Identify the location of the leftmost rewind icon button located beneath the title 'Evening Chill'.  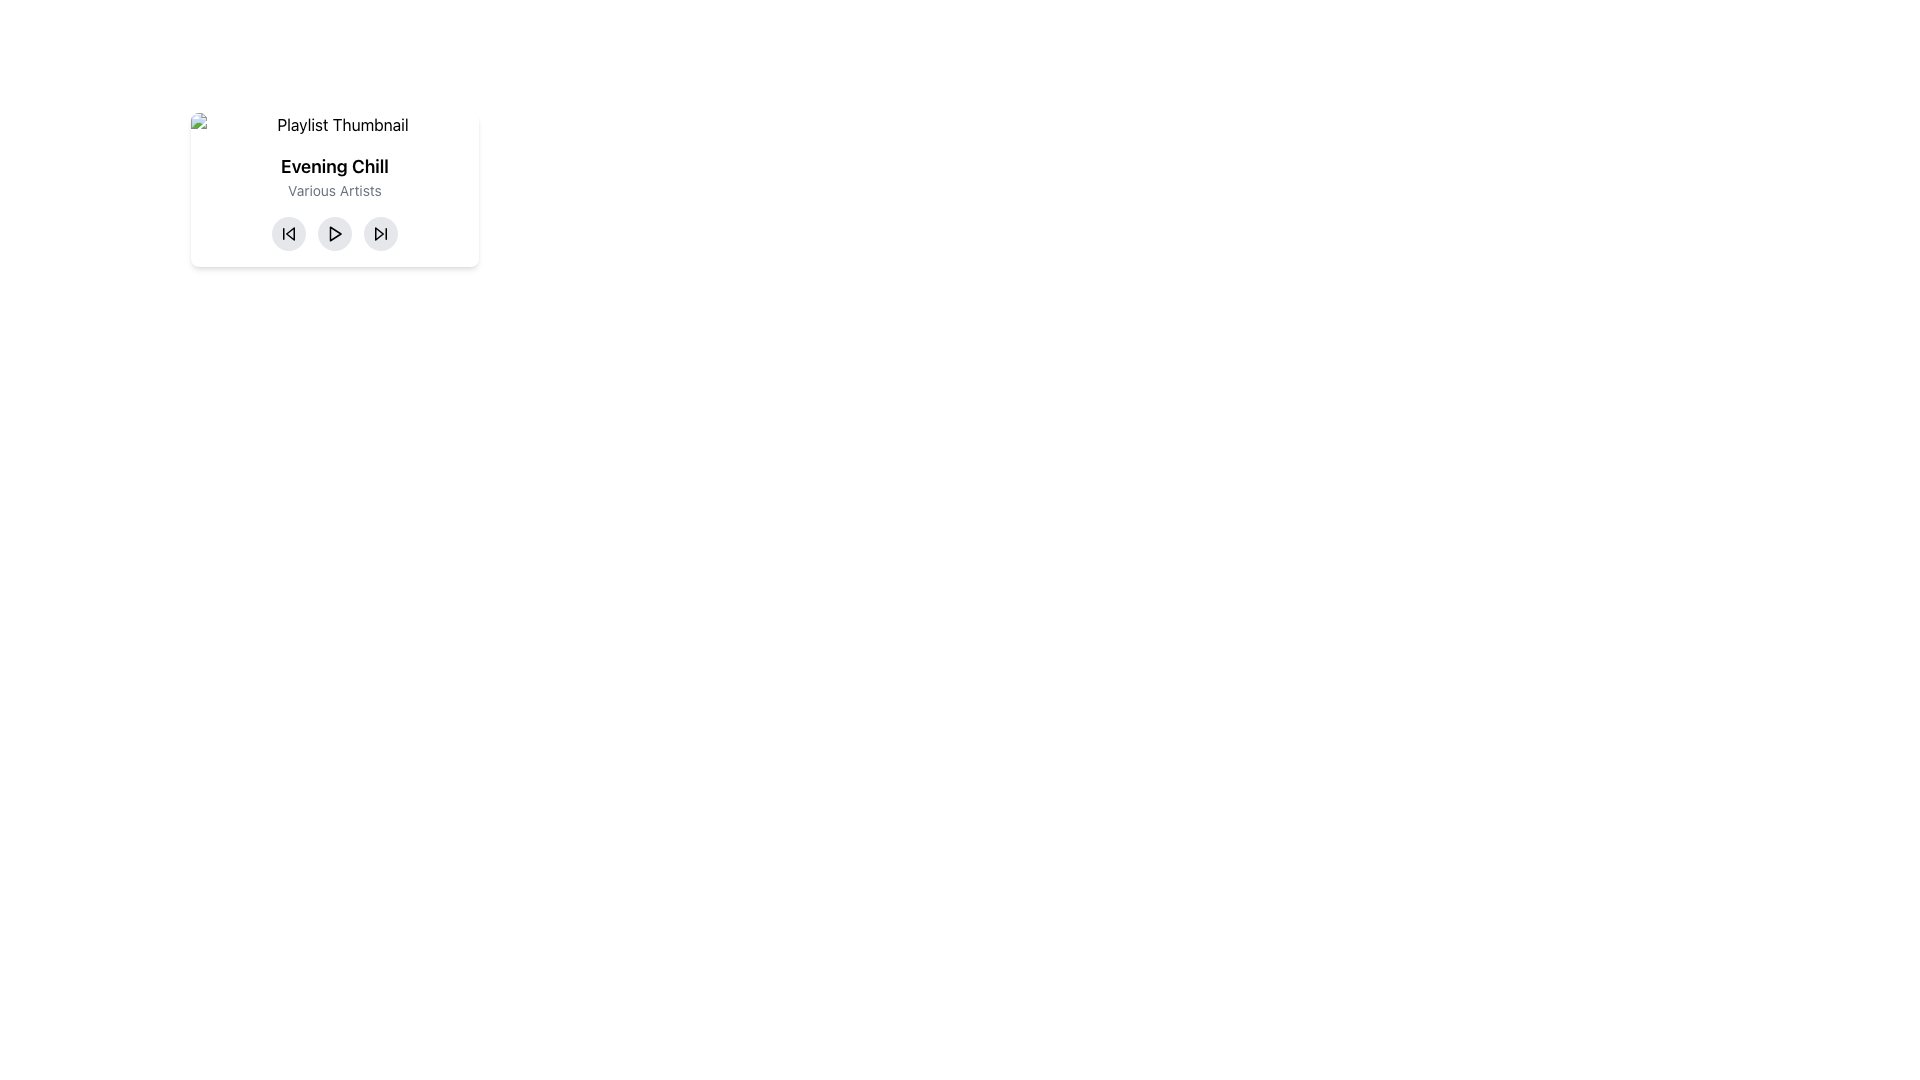
(287, 233).